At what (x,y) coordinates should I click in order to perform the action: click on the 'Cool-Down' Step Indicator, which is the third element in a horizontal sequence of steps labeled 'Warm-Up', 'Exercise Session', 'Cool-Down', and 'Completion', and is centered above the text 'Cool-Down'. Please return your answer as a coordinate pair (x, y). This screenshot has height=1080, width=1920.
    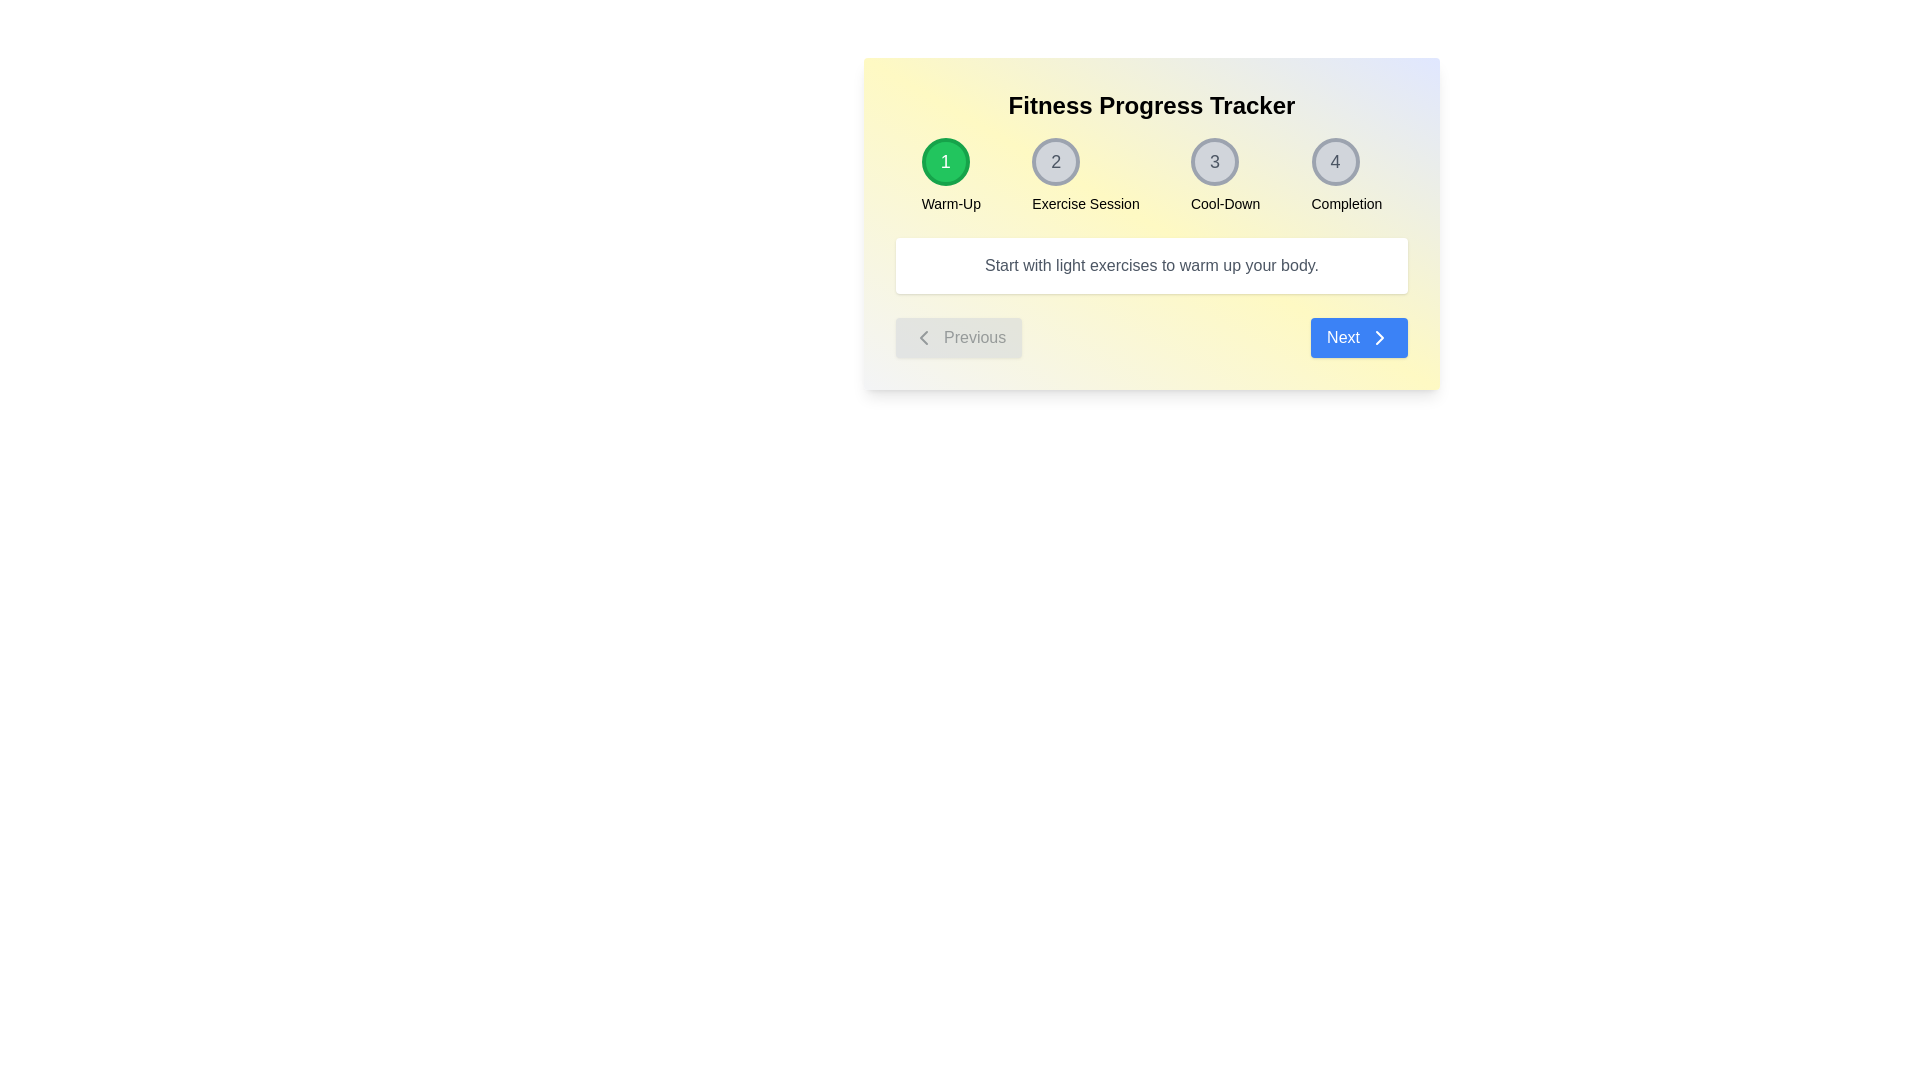
    Looking at the image, I should click on (1224, 175).